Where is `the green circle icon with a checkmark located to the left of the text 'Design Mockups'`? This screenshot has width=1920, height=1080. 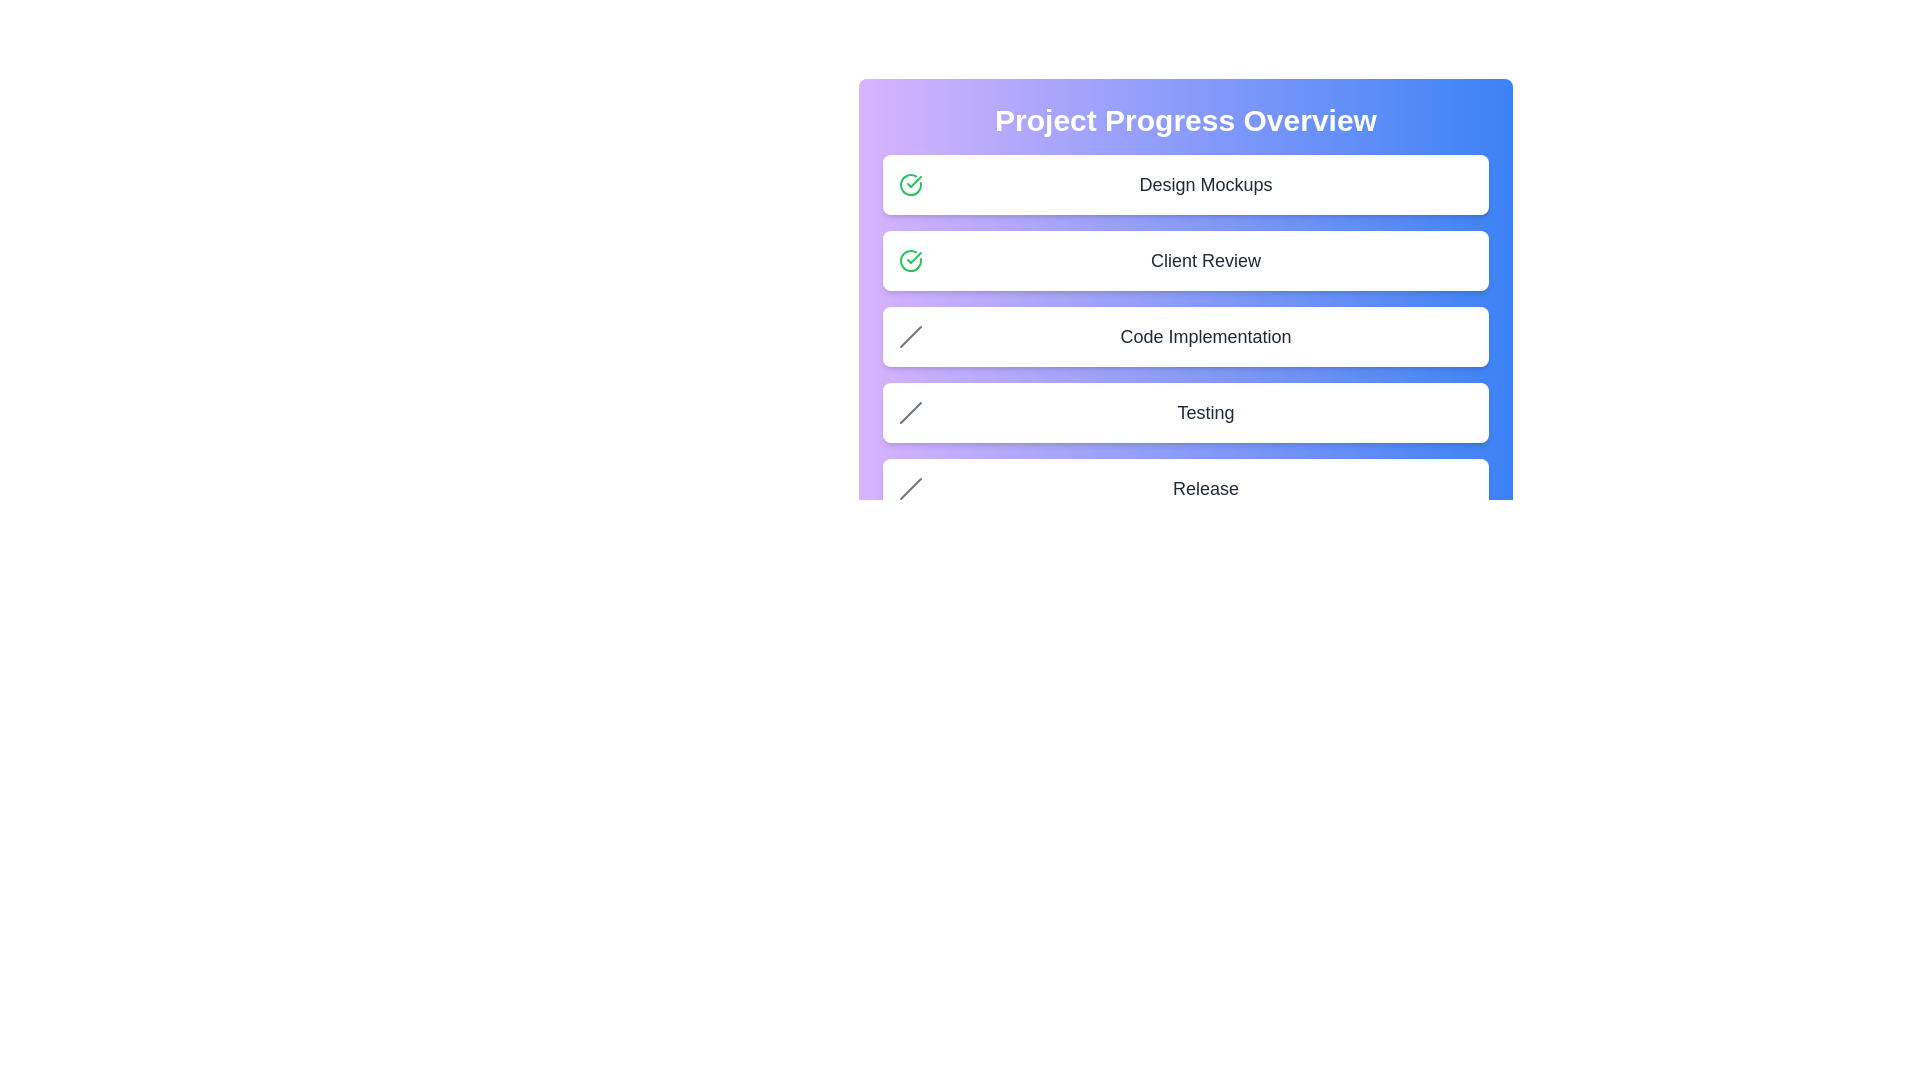 the green circle icon with a checkmark located to the left of the text 'Design Mockups' is located at coordinates (910, 185).